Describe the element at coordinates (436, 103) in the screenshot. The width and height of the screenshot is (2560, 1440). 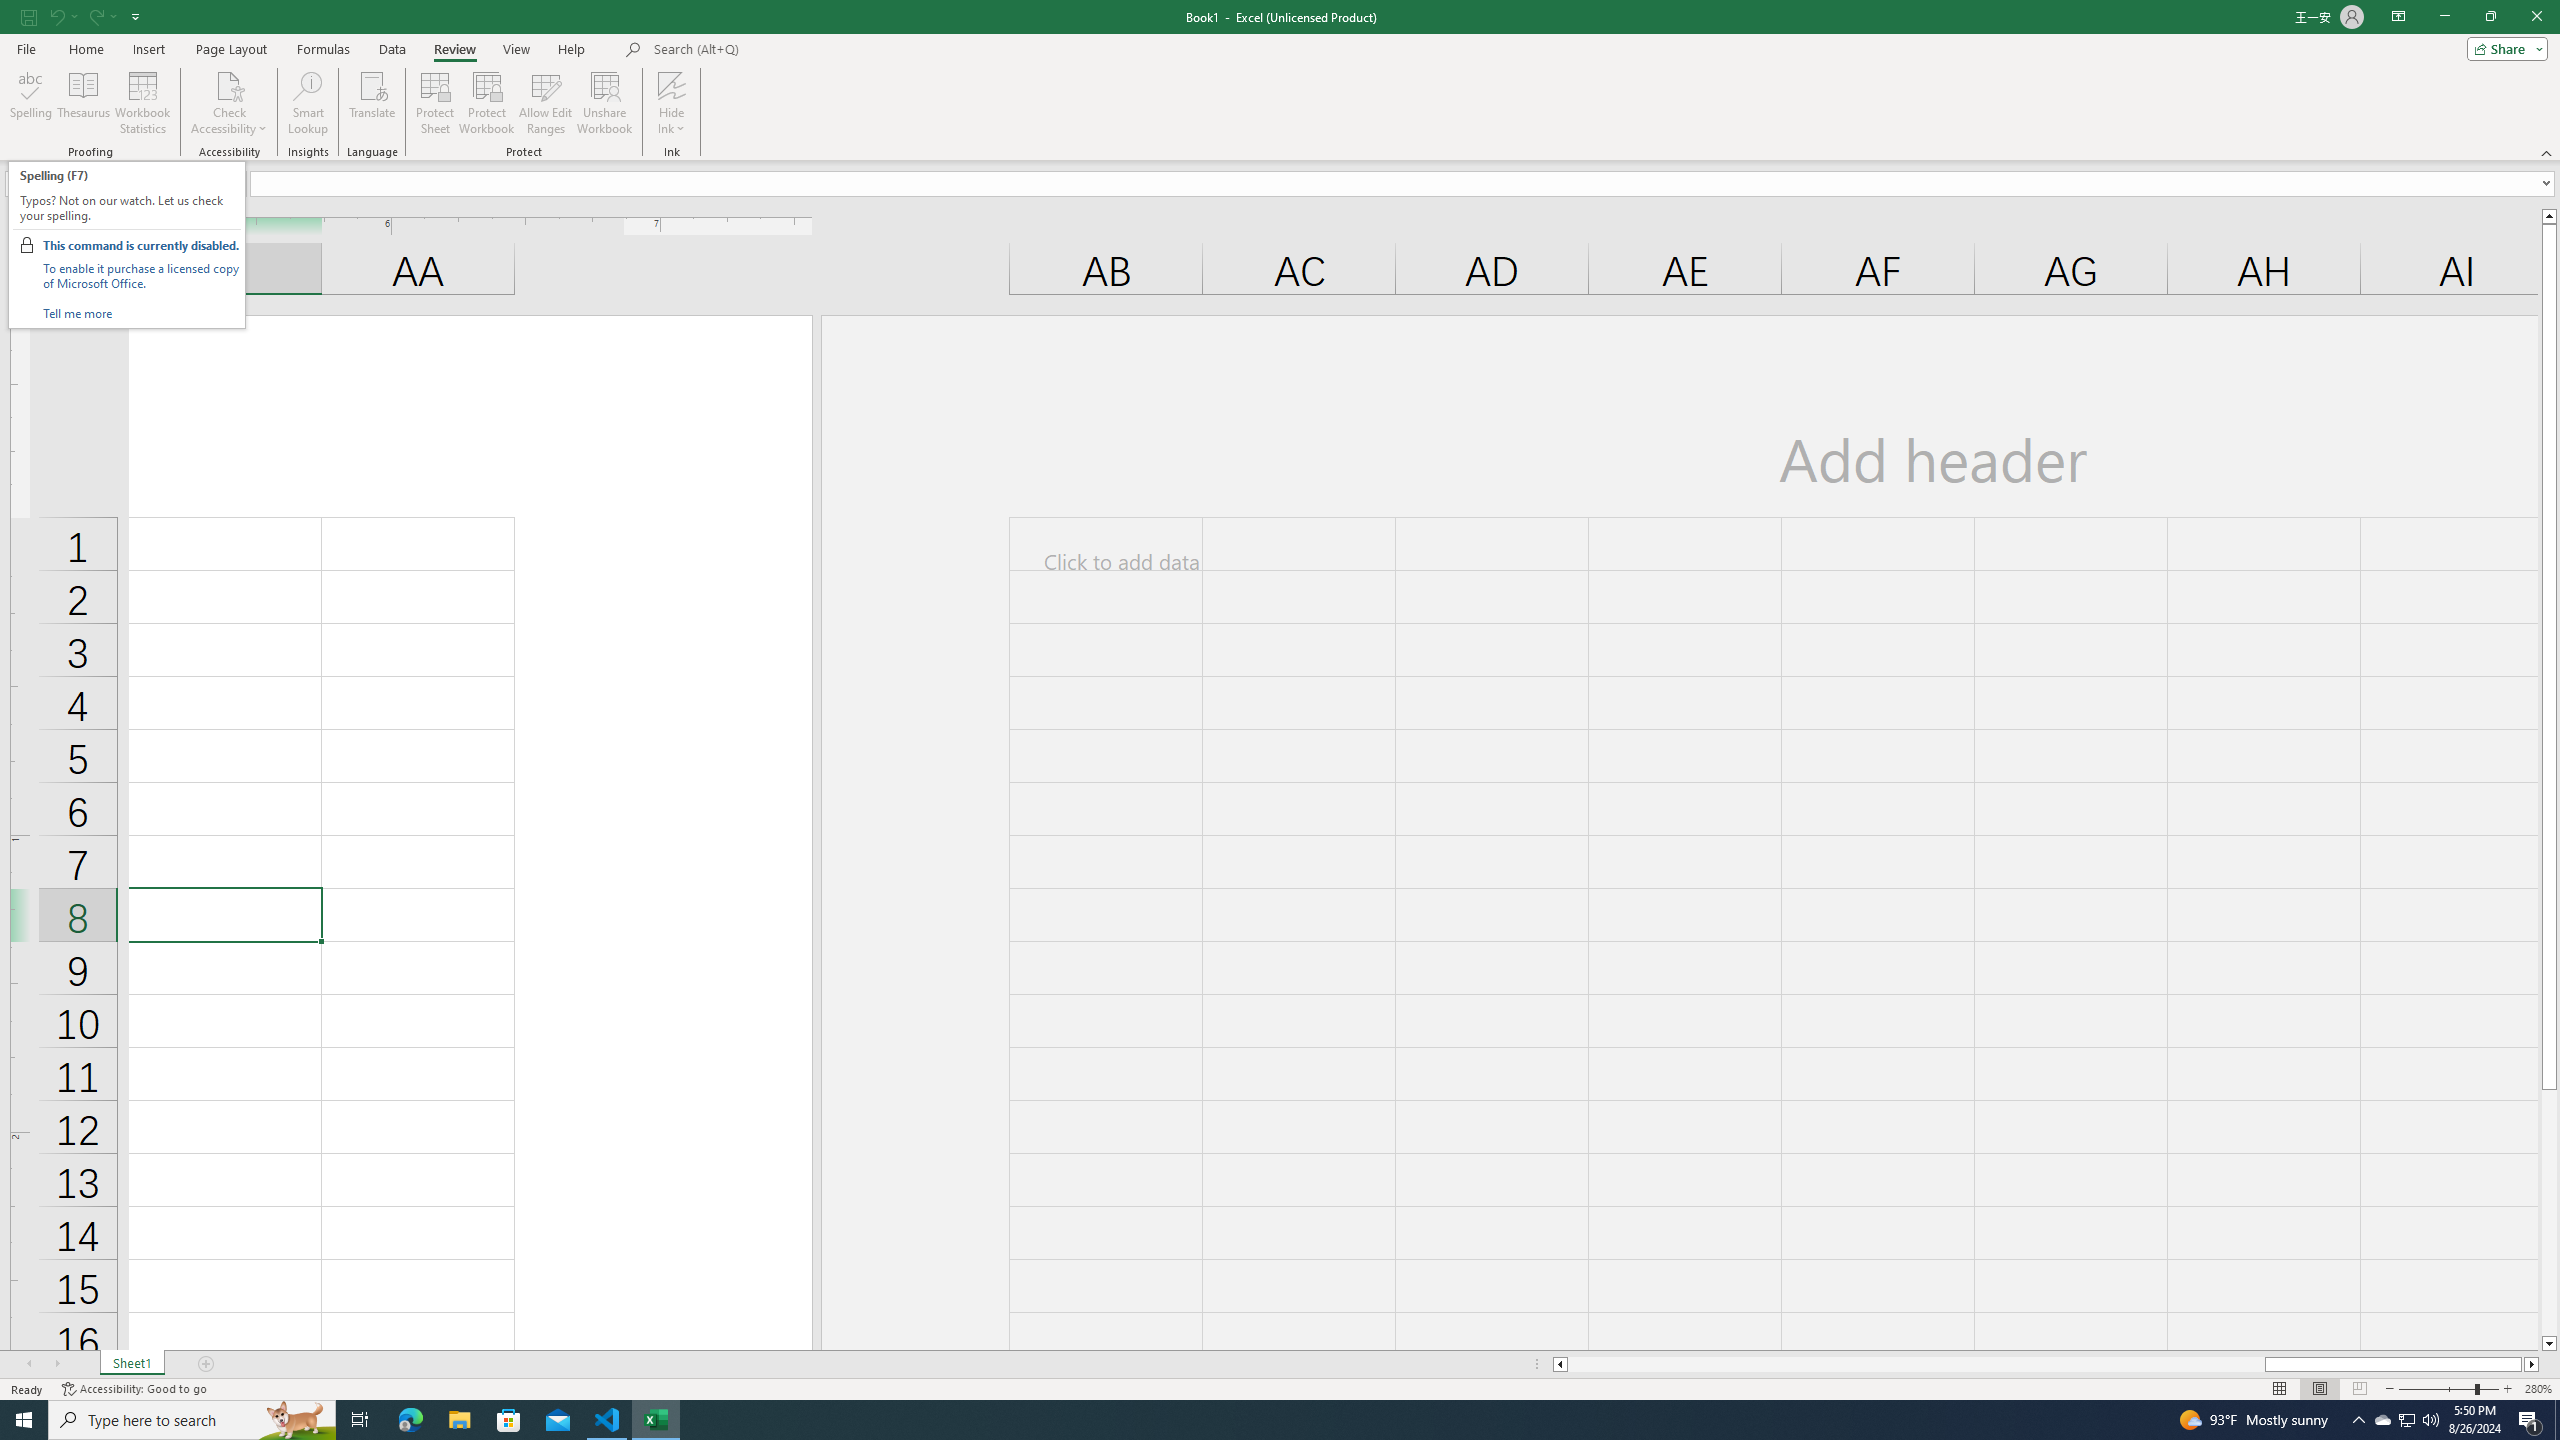
I see `'Protect Sheet...'` at that location.